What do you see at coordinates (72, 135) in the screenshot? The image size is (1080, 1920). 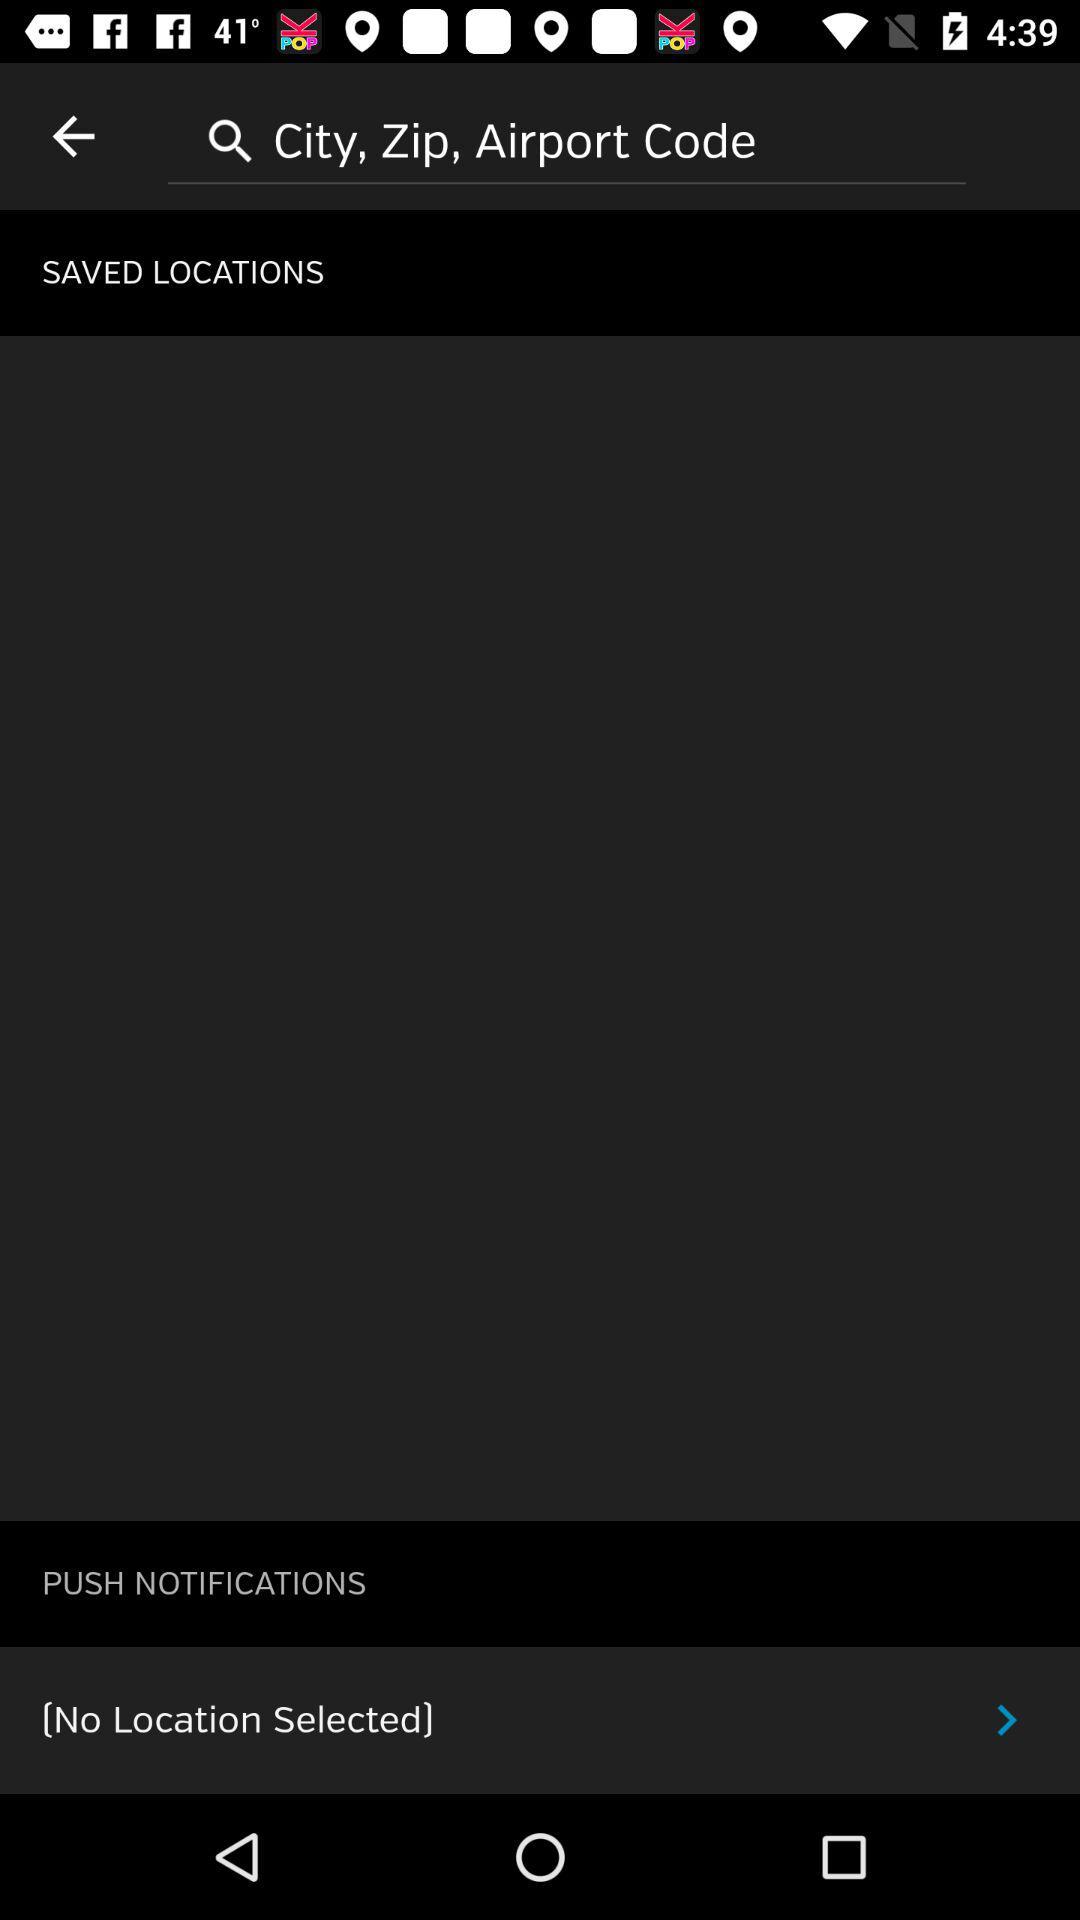 I see `item at the top left corner` at bounding box center [72, 135].